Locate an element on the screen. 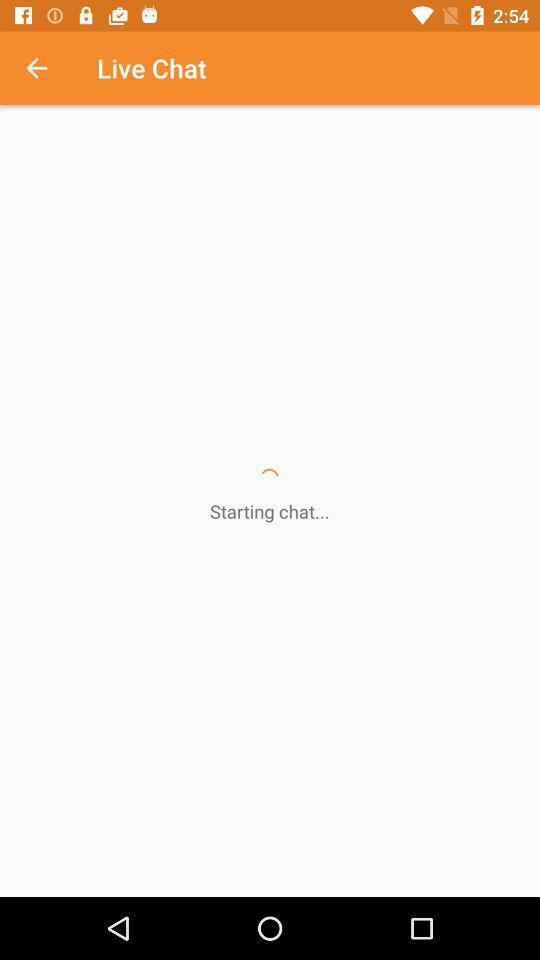  item at the top left corner is located at coordinates (47, 68).